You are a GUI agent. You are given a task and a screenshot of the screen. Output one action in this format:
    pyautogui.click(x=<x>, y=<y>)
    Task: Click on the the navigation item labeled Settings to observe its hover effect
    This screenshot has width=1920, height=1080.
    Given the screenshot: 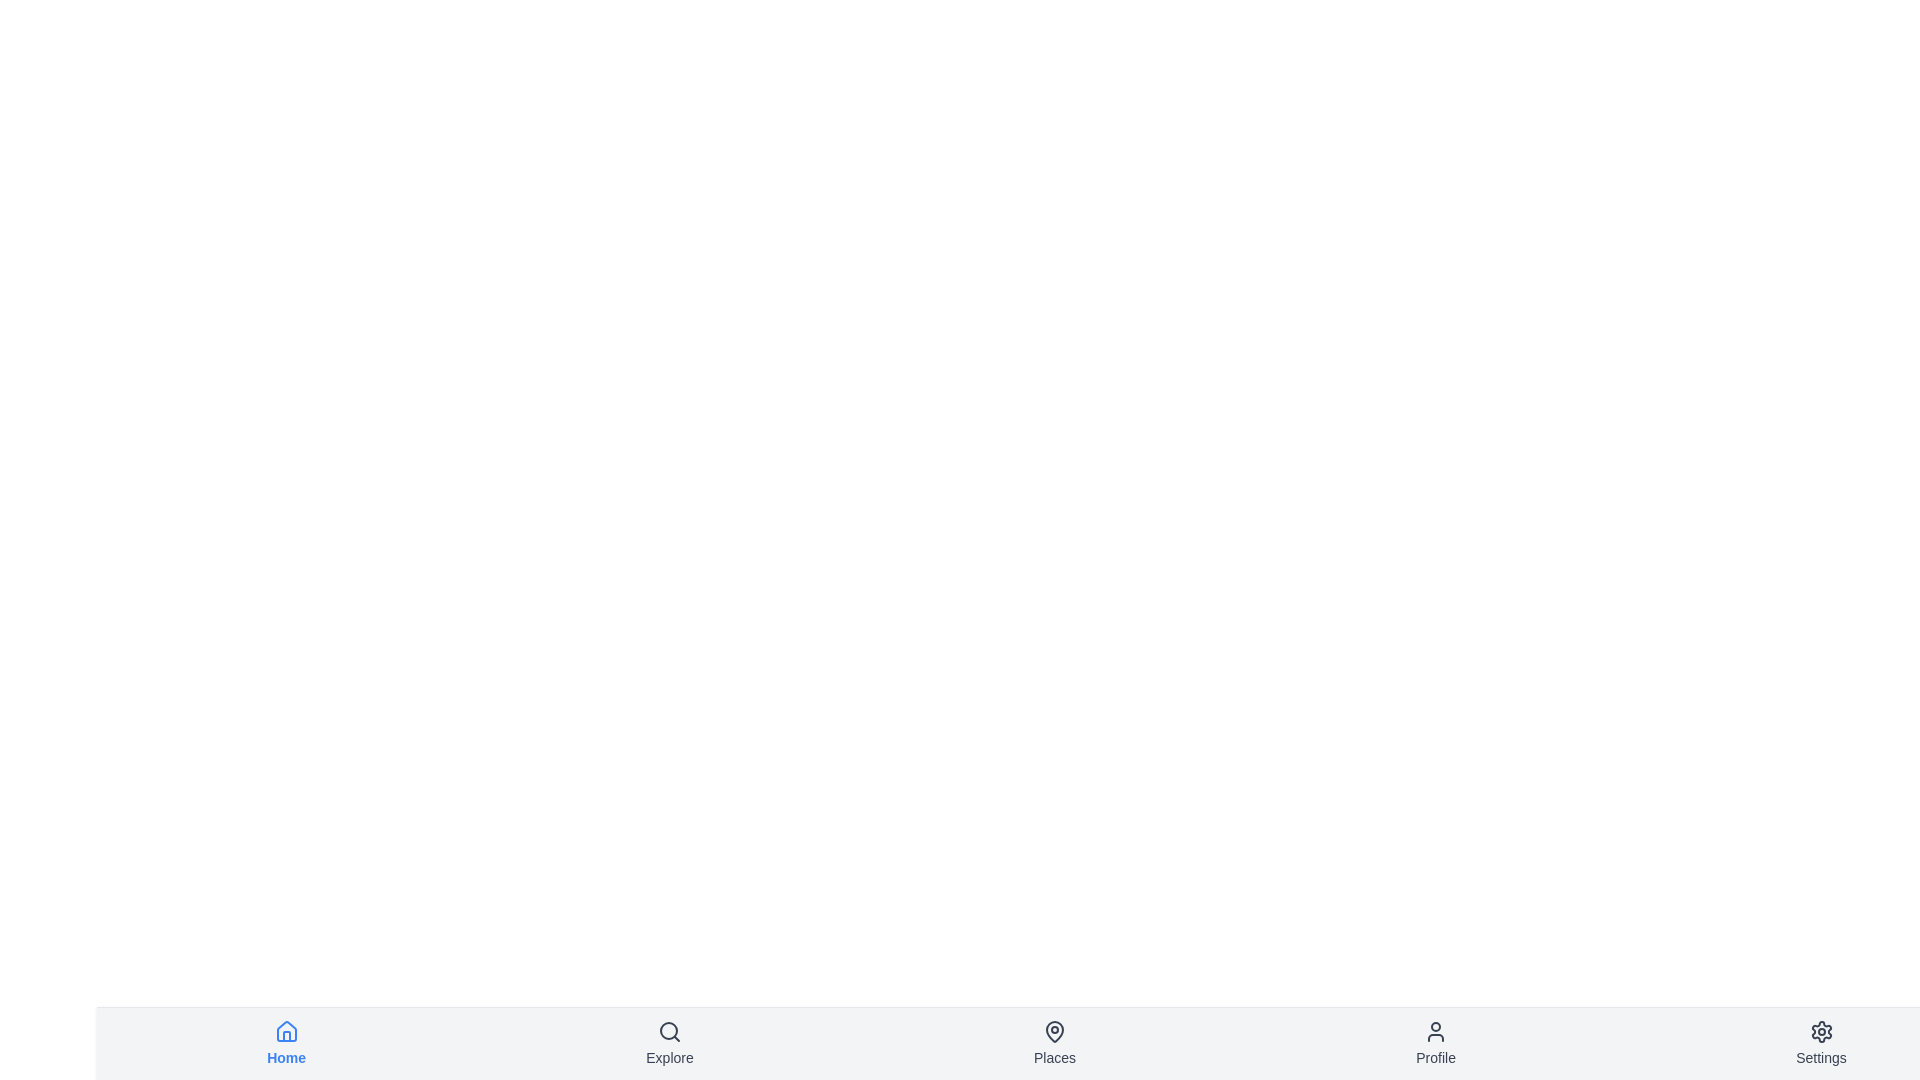 What is the action you would take?
    pyautogui.click(x=1821, y=1043)
    